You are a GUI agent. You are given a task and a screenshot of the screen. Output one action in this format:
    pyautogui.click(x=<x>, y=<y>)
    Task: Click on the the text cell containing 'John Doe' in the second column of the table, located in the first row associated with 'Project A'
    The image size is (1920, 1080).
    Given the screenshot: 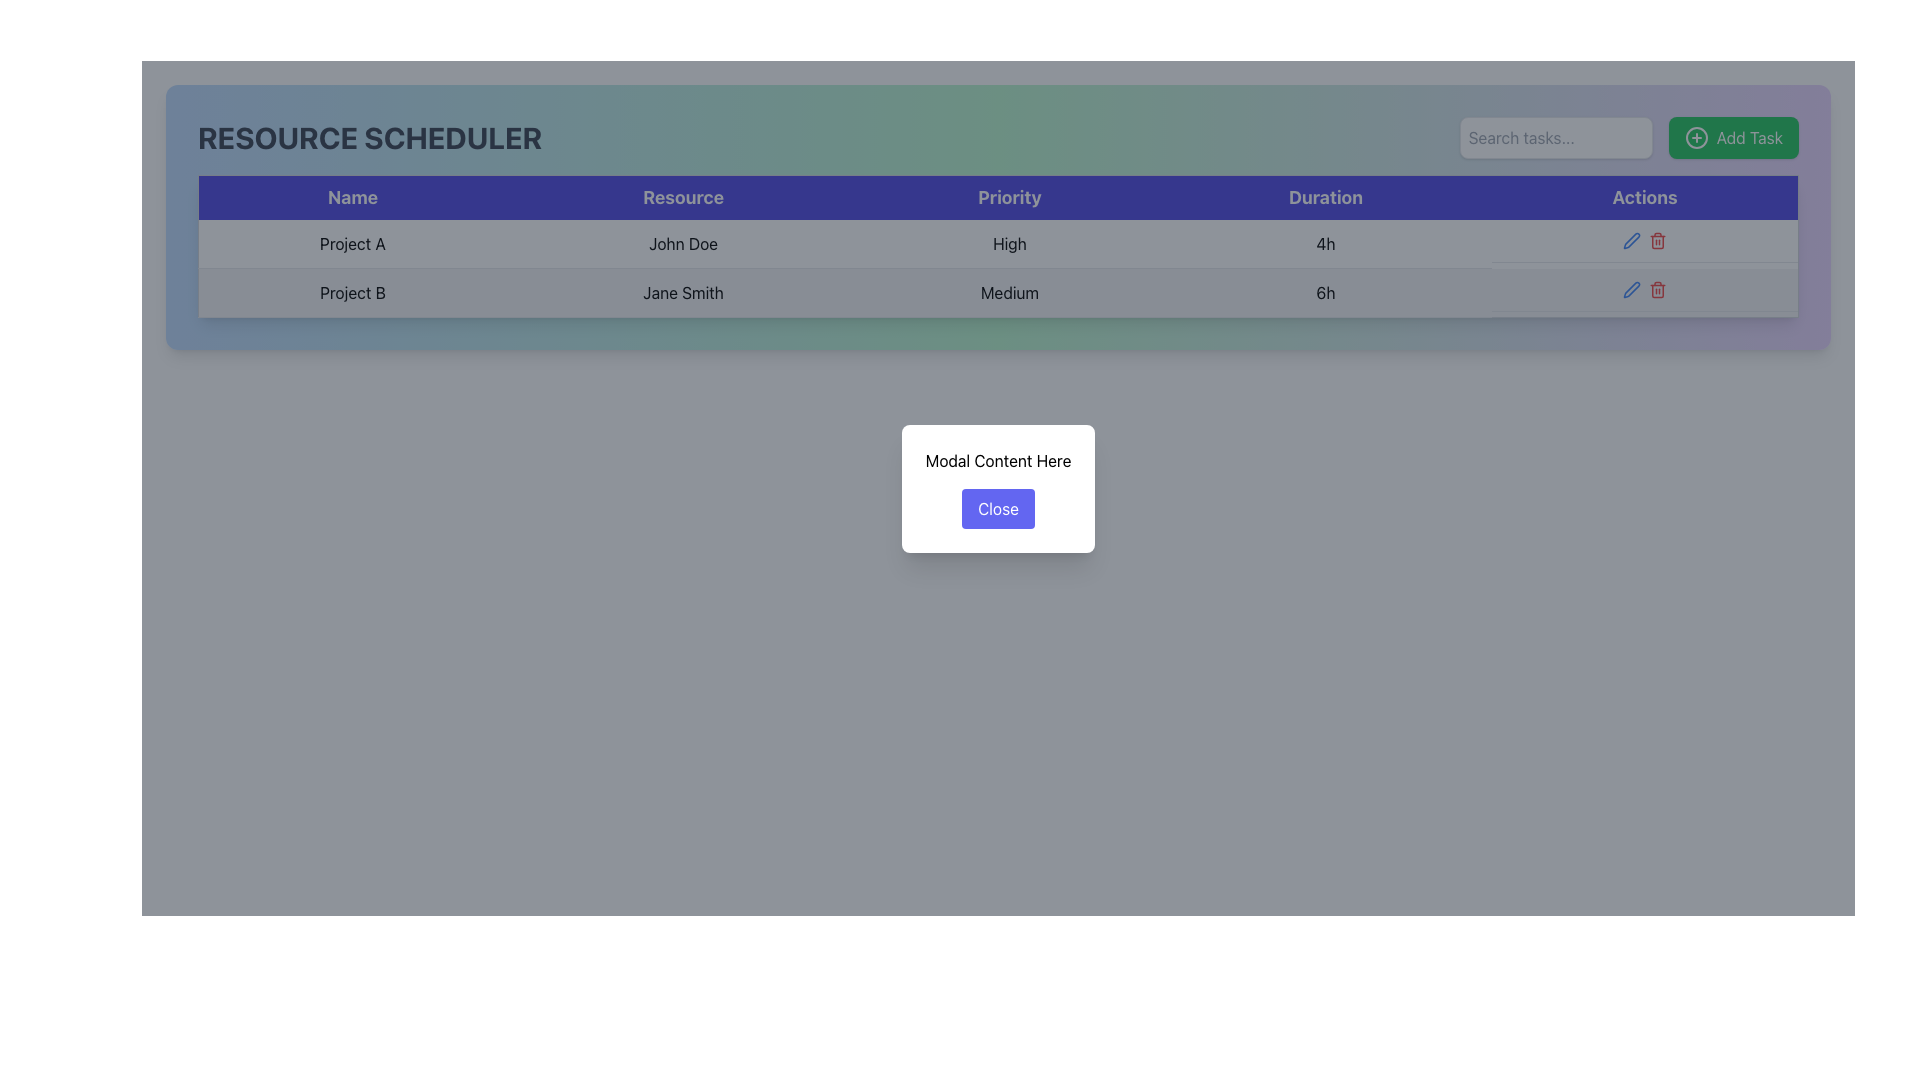 What is the action you would take?
    pyautogui.click(x=683, y=243)
    